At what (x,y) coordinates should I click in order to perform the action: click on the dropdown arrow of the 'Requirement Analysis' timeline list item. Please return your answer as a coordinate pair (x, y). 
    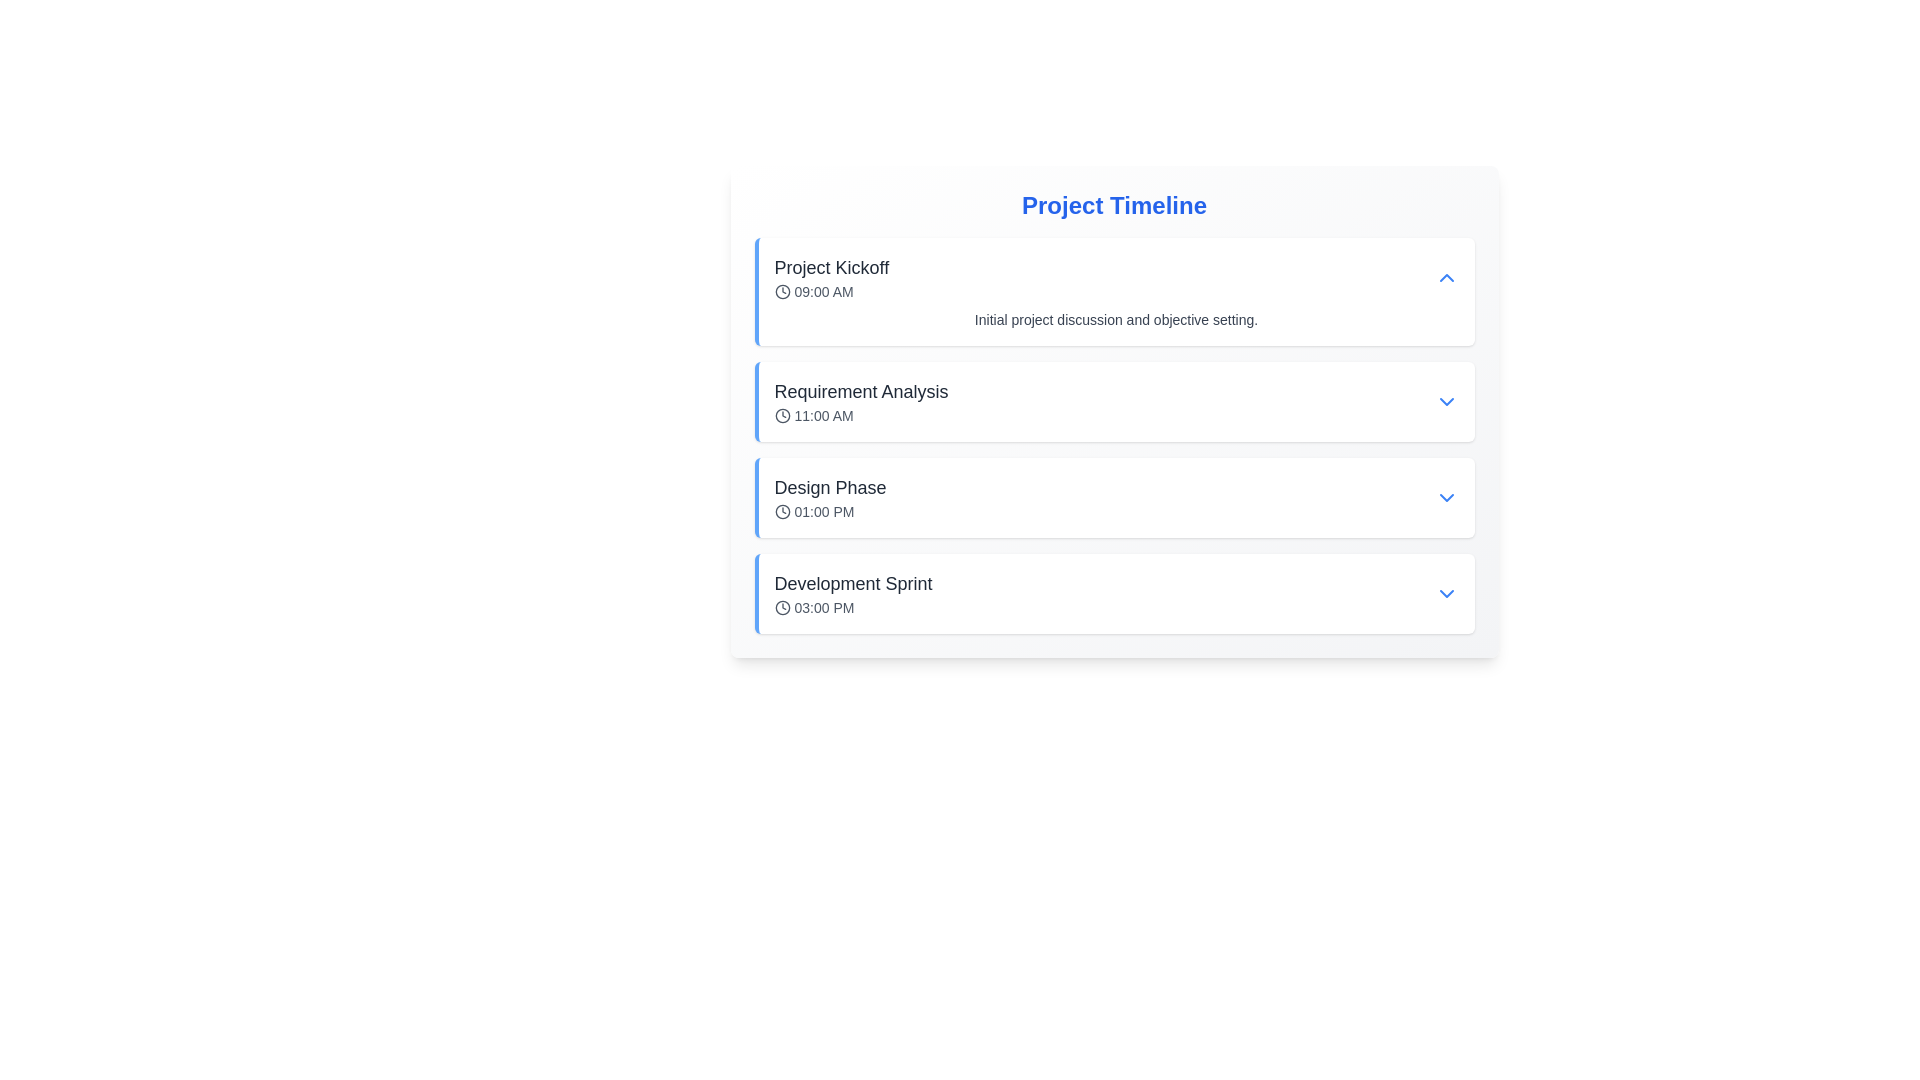
    Looking at the image, I should click on (1113, 401).